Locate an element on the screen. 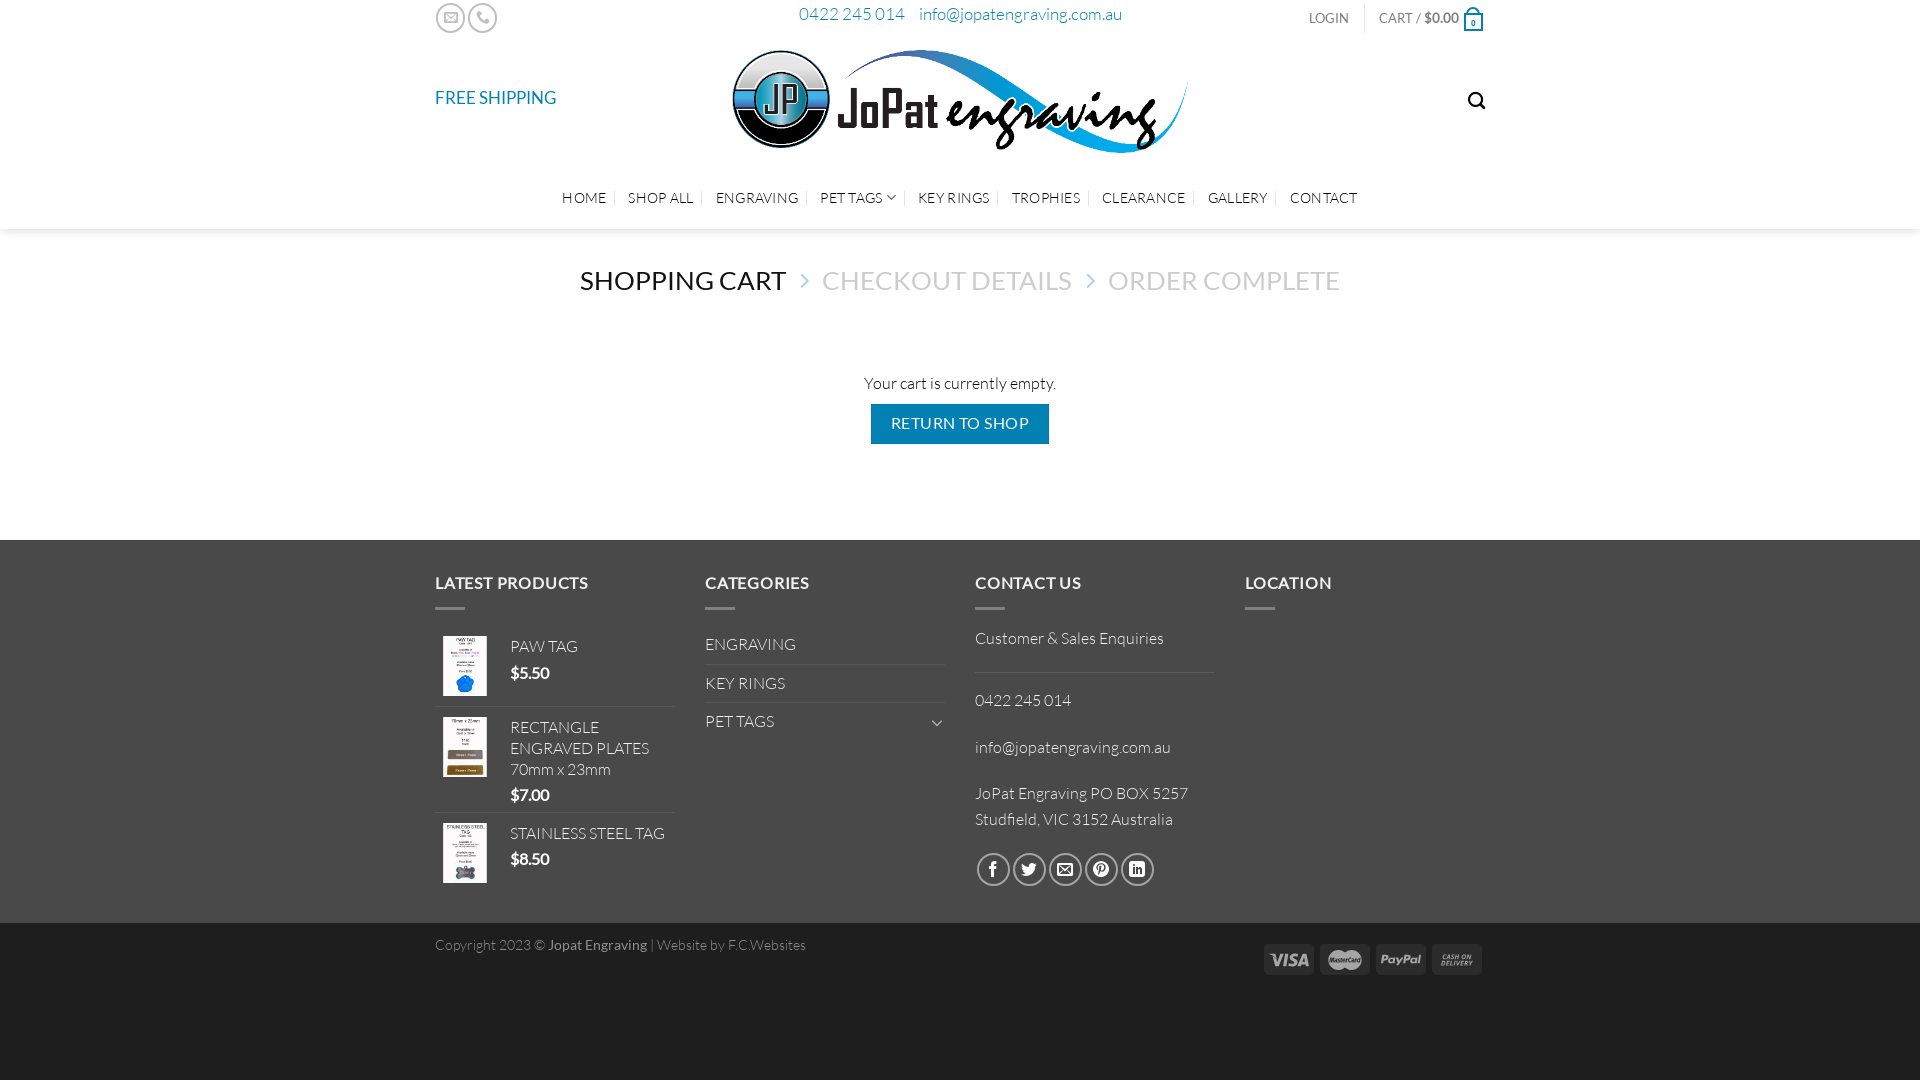  'ORDER COMPLETE' is located at coordinates (1223, 279).